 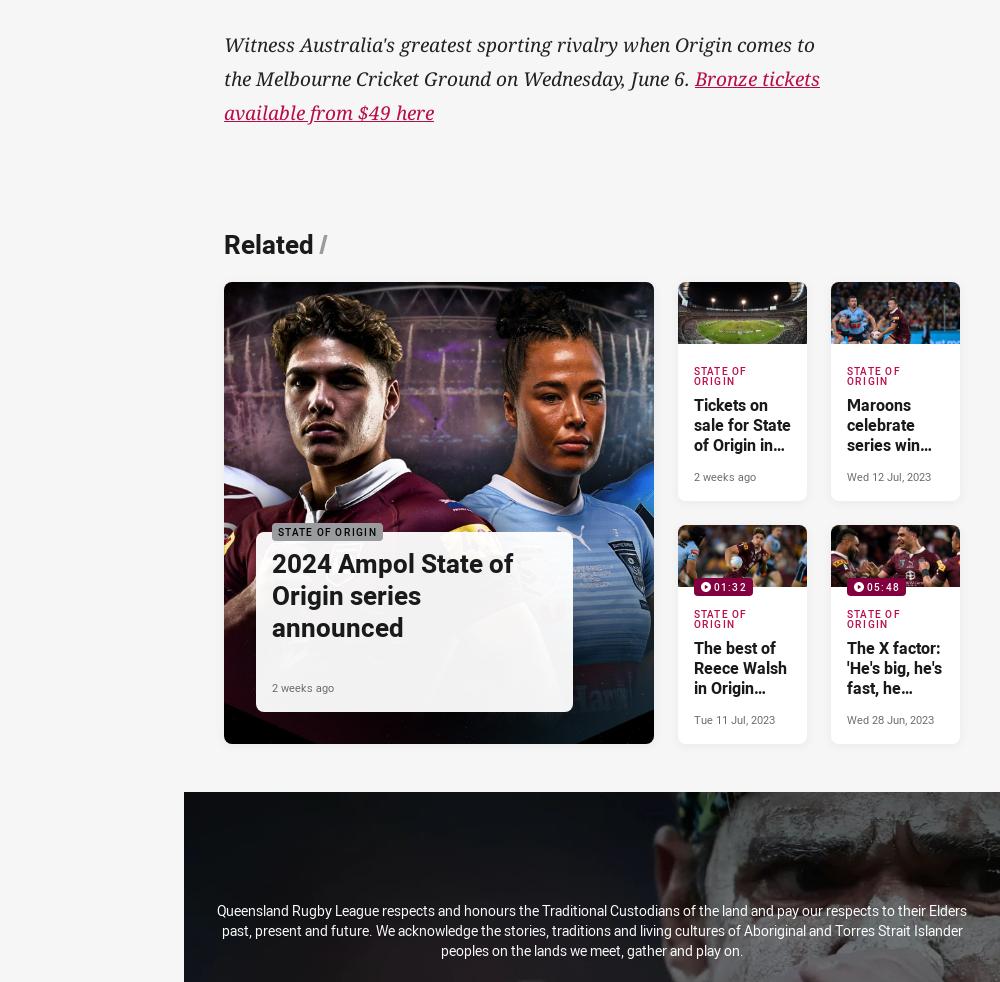 I want to click on 'Bronze tickets available from $49 here', so click(x=522, y=95).